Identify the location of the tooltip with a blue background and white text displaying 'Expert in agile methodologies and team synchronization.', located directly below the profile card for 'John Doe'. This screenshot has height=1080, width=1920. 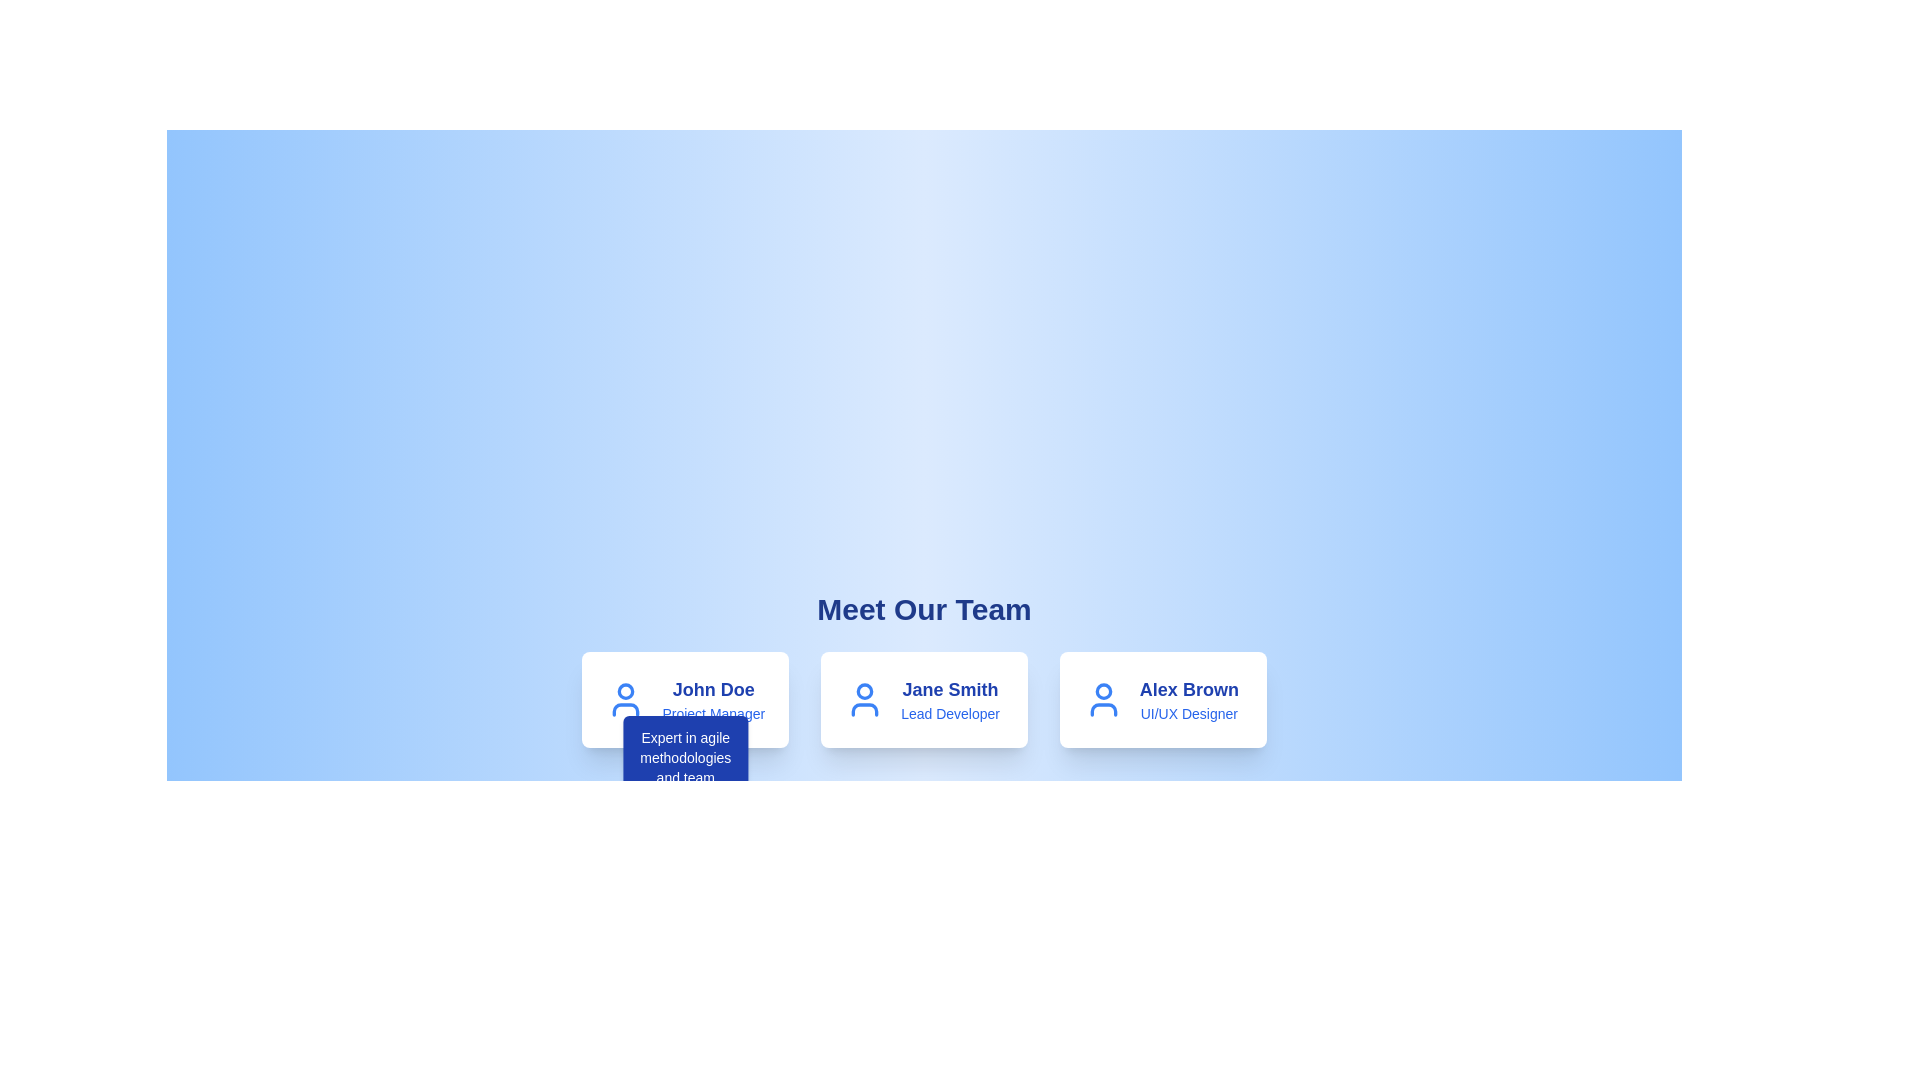
(685, 766).